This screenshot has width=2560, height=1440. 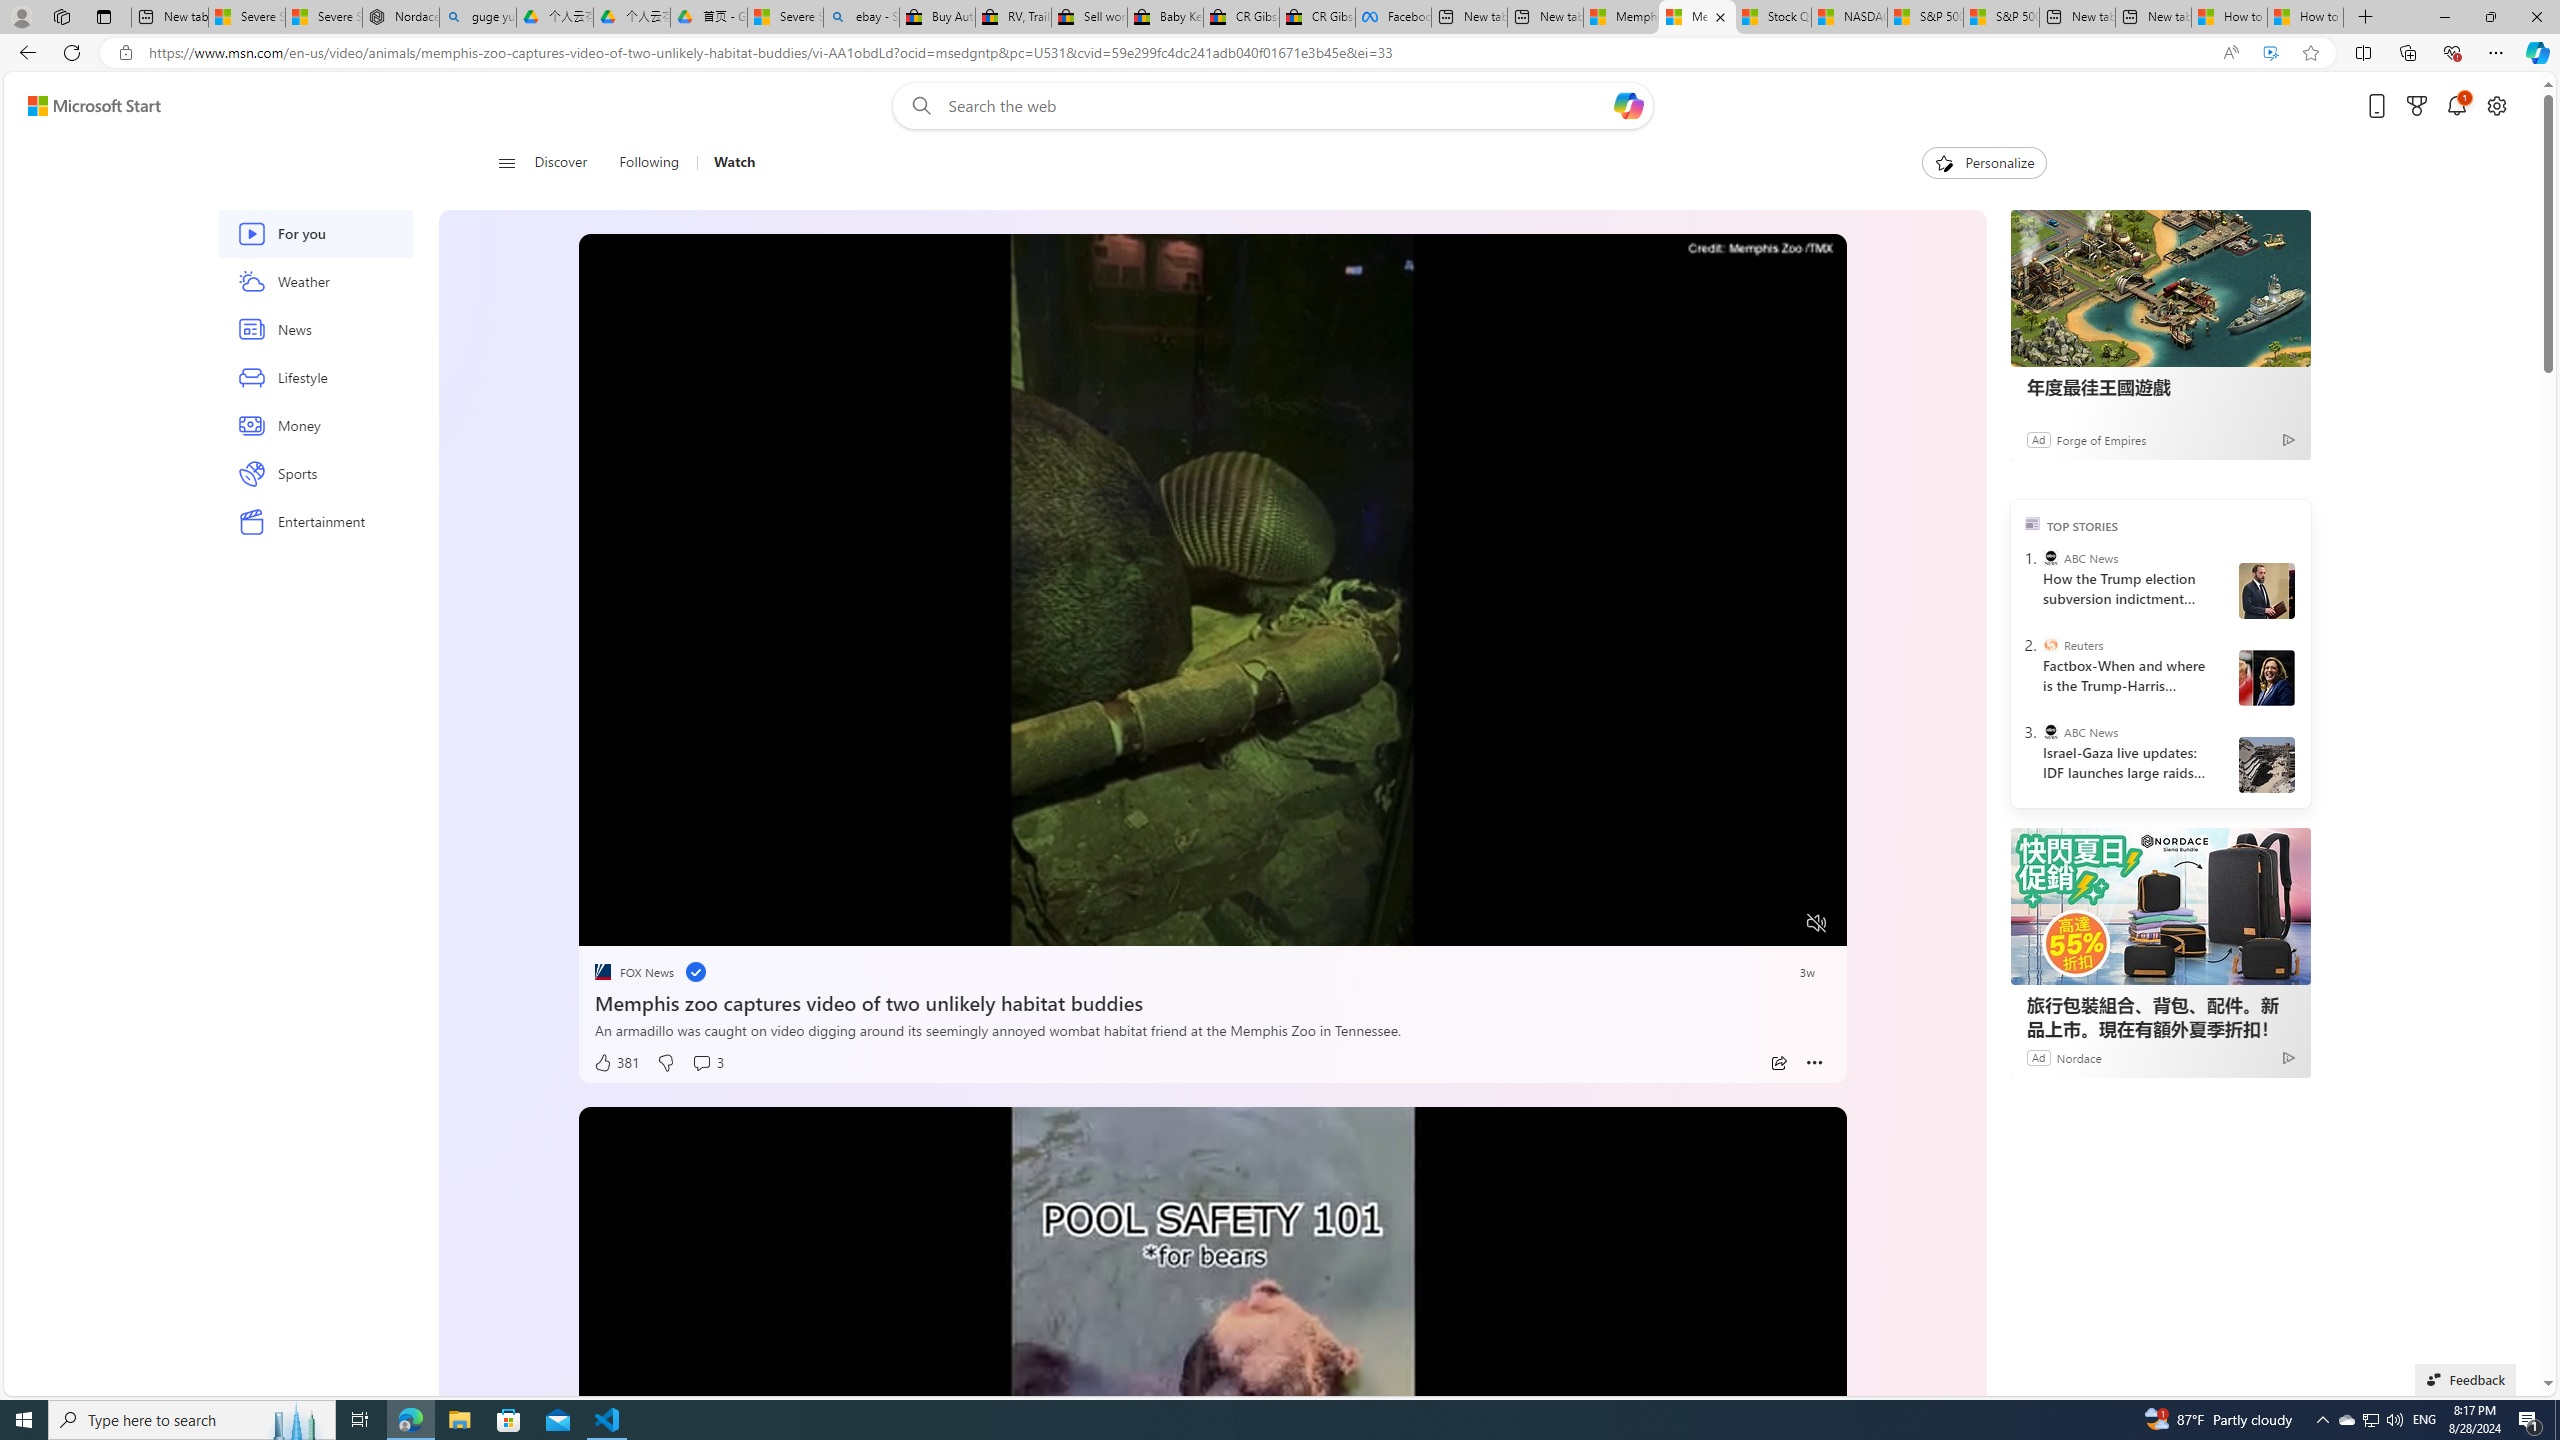 What do you see at coordinates (2304, 16) in the screenshot?
I see `'How to Use a Monitor With Your Closed Laptop'` at bounding box center [2304, 16].